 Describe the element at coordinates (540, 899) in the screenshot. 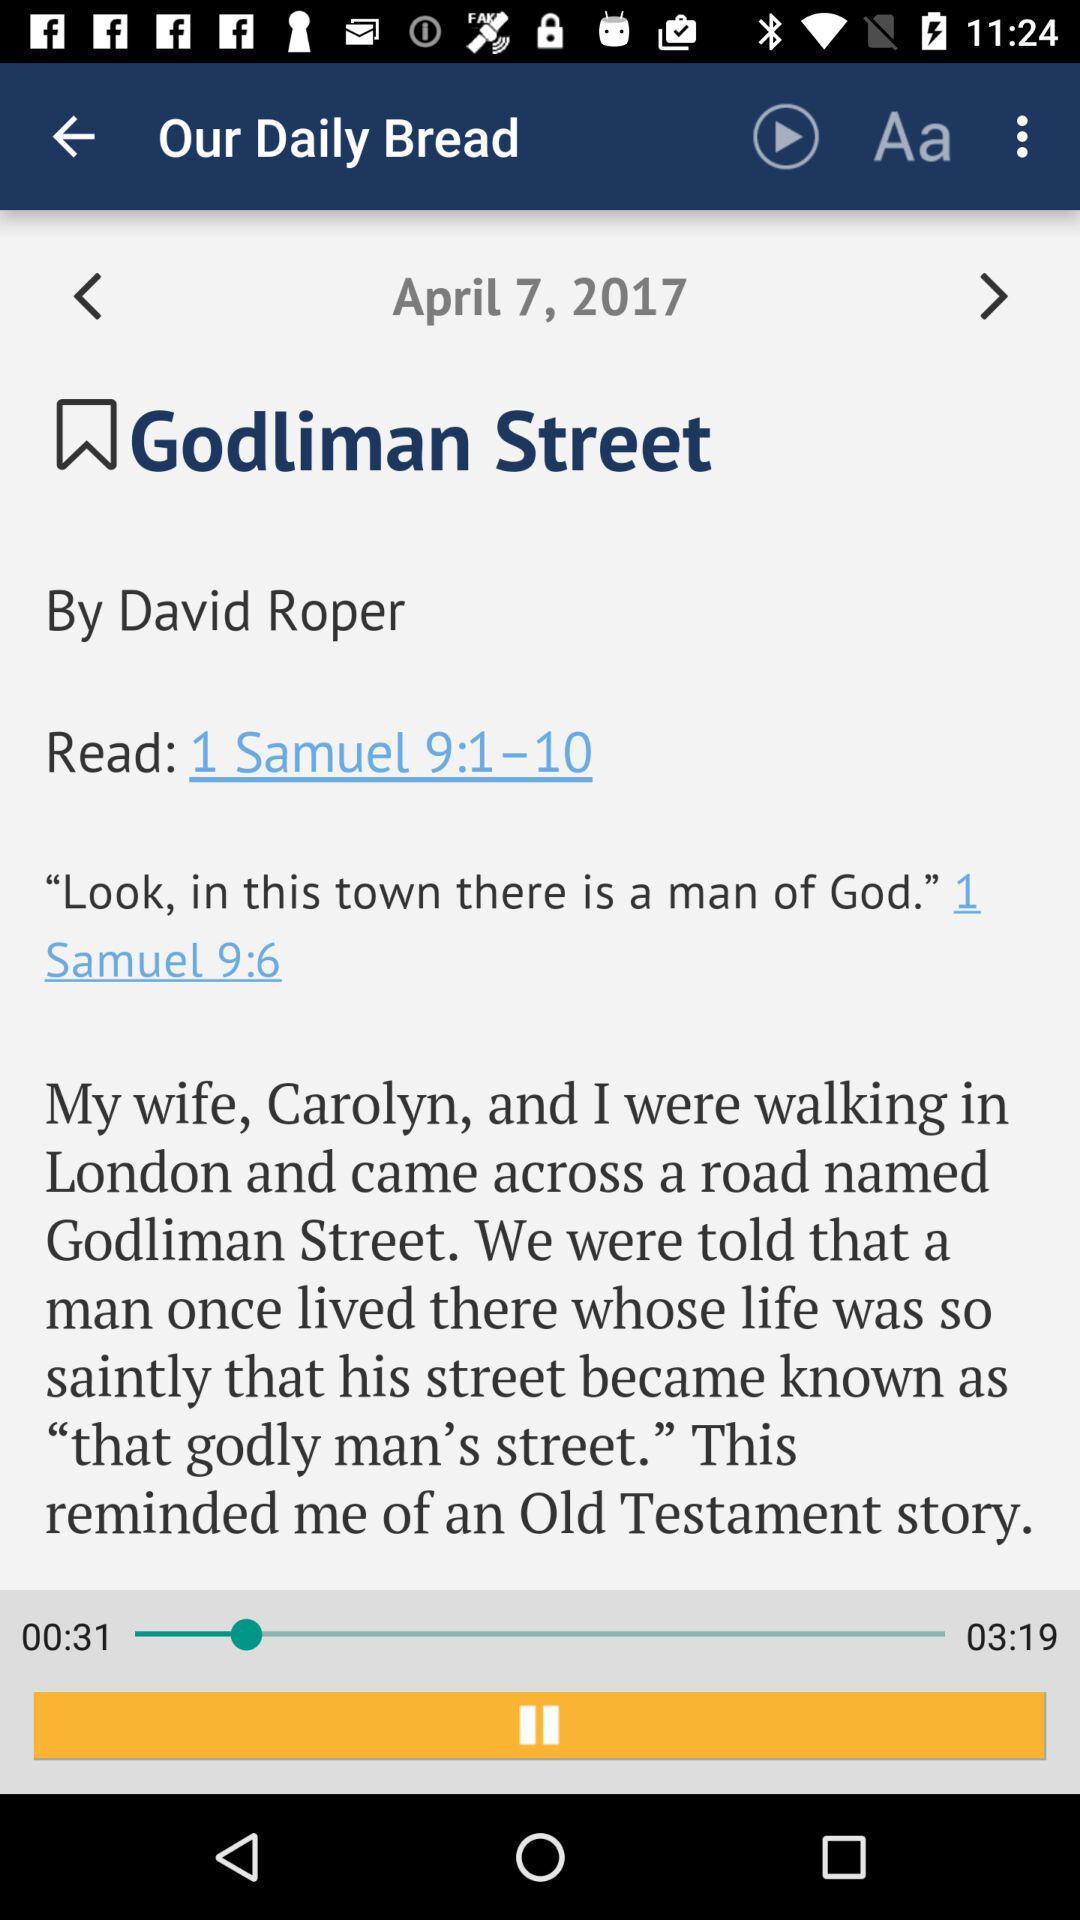

I see `item at the center` at that location.